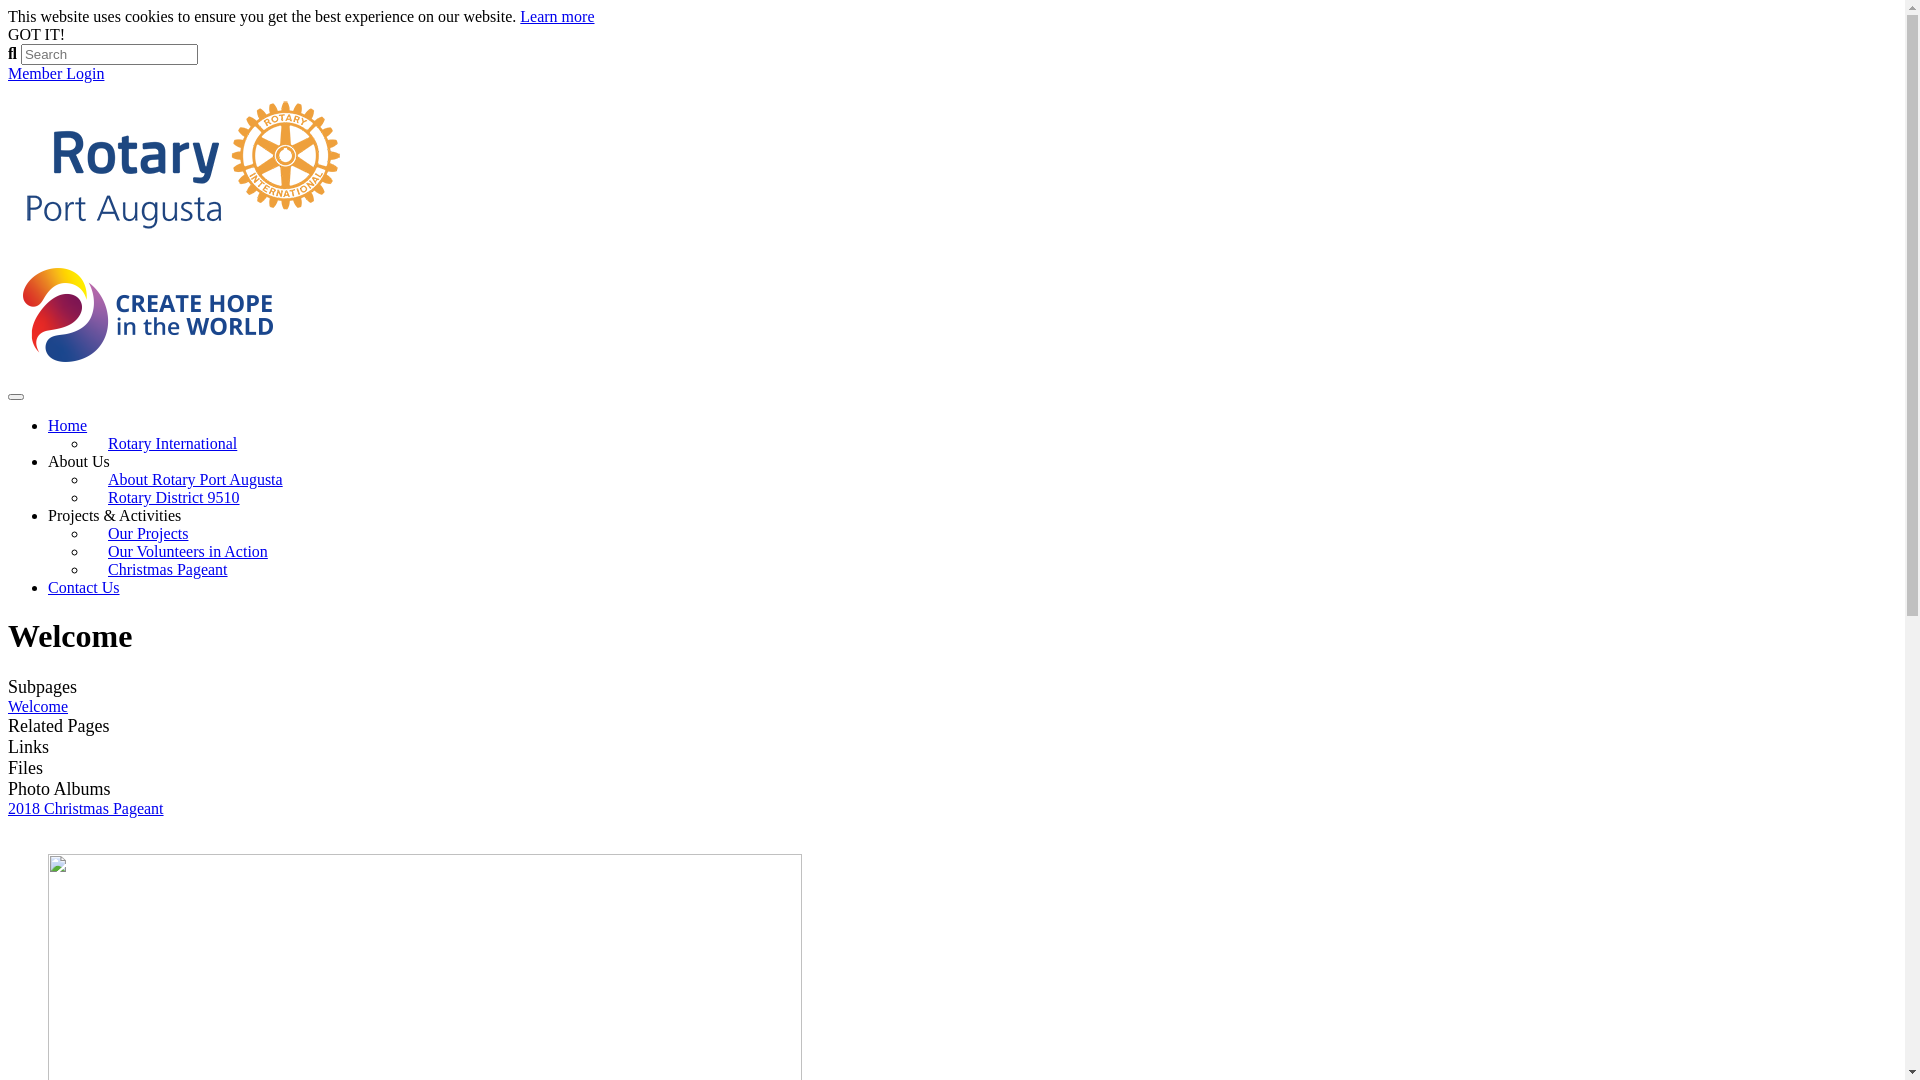  I want to click on 'About Rotary Port Augusta', so click(195, 479).